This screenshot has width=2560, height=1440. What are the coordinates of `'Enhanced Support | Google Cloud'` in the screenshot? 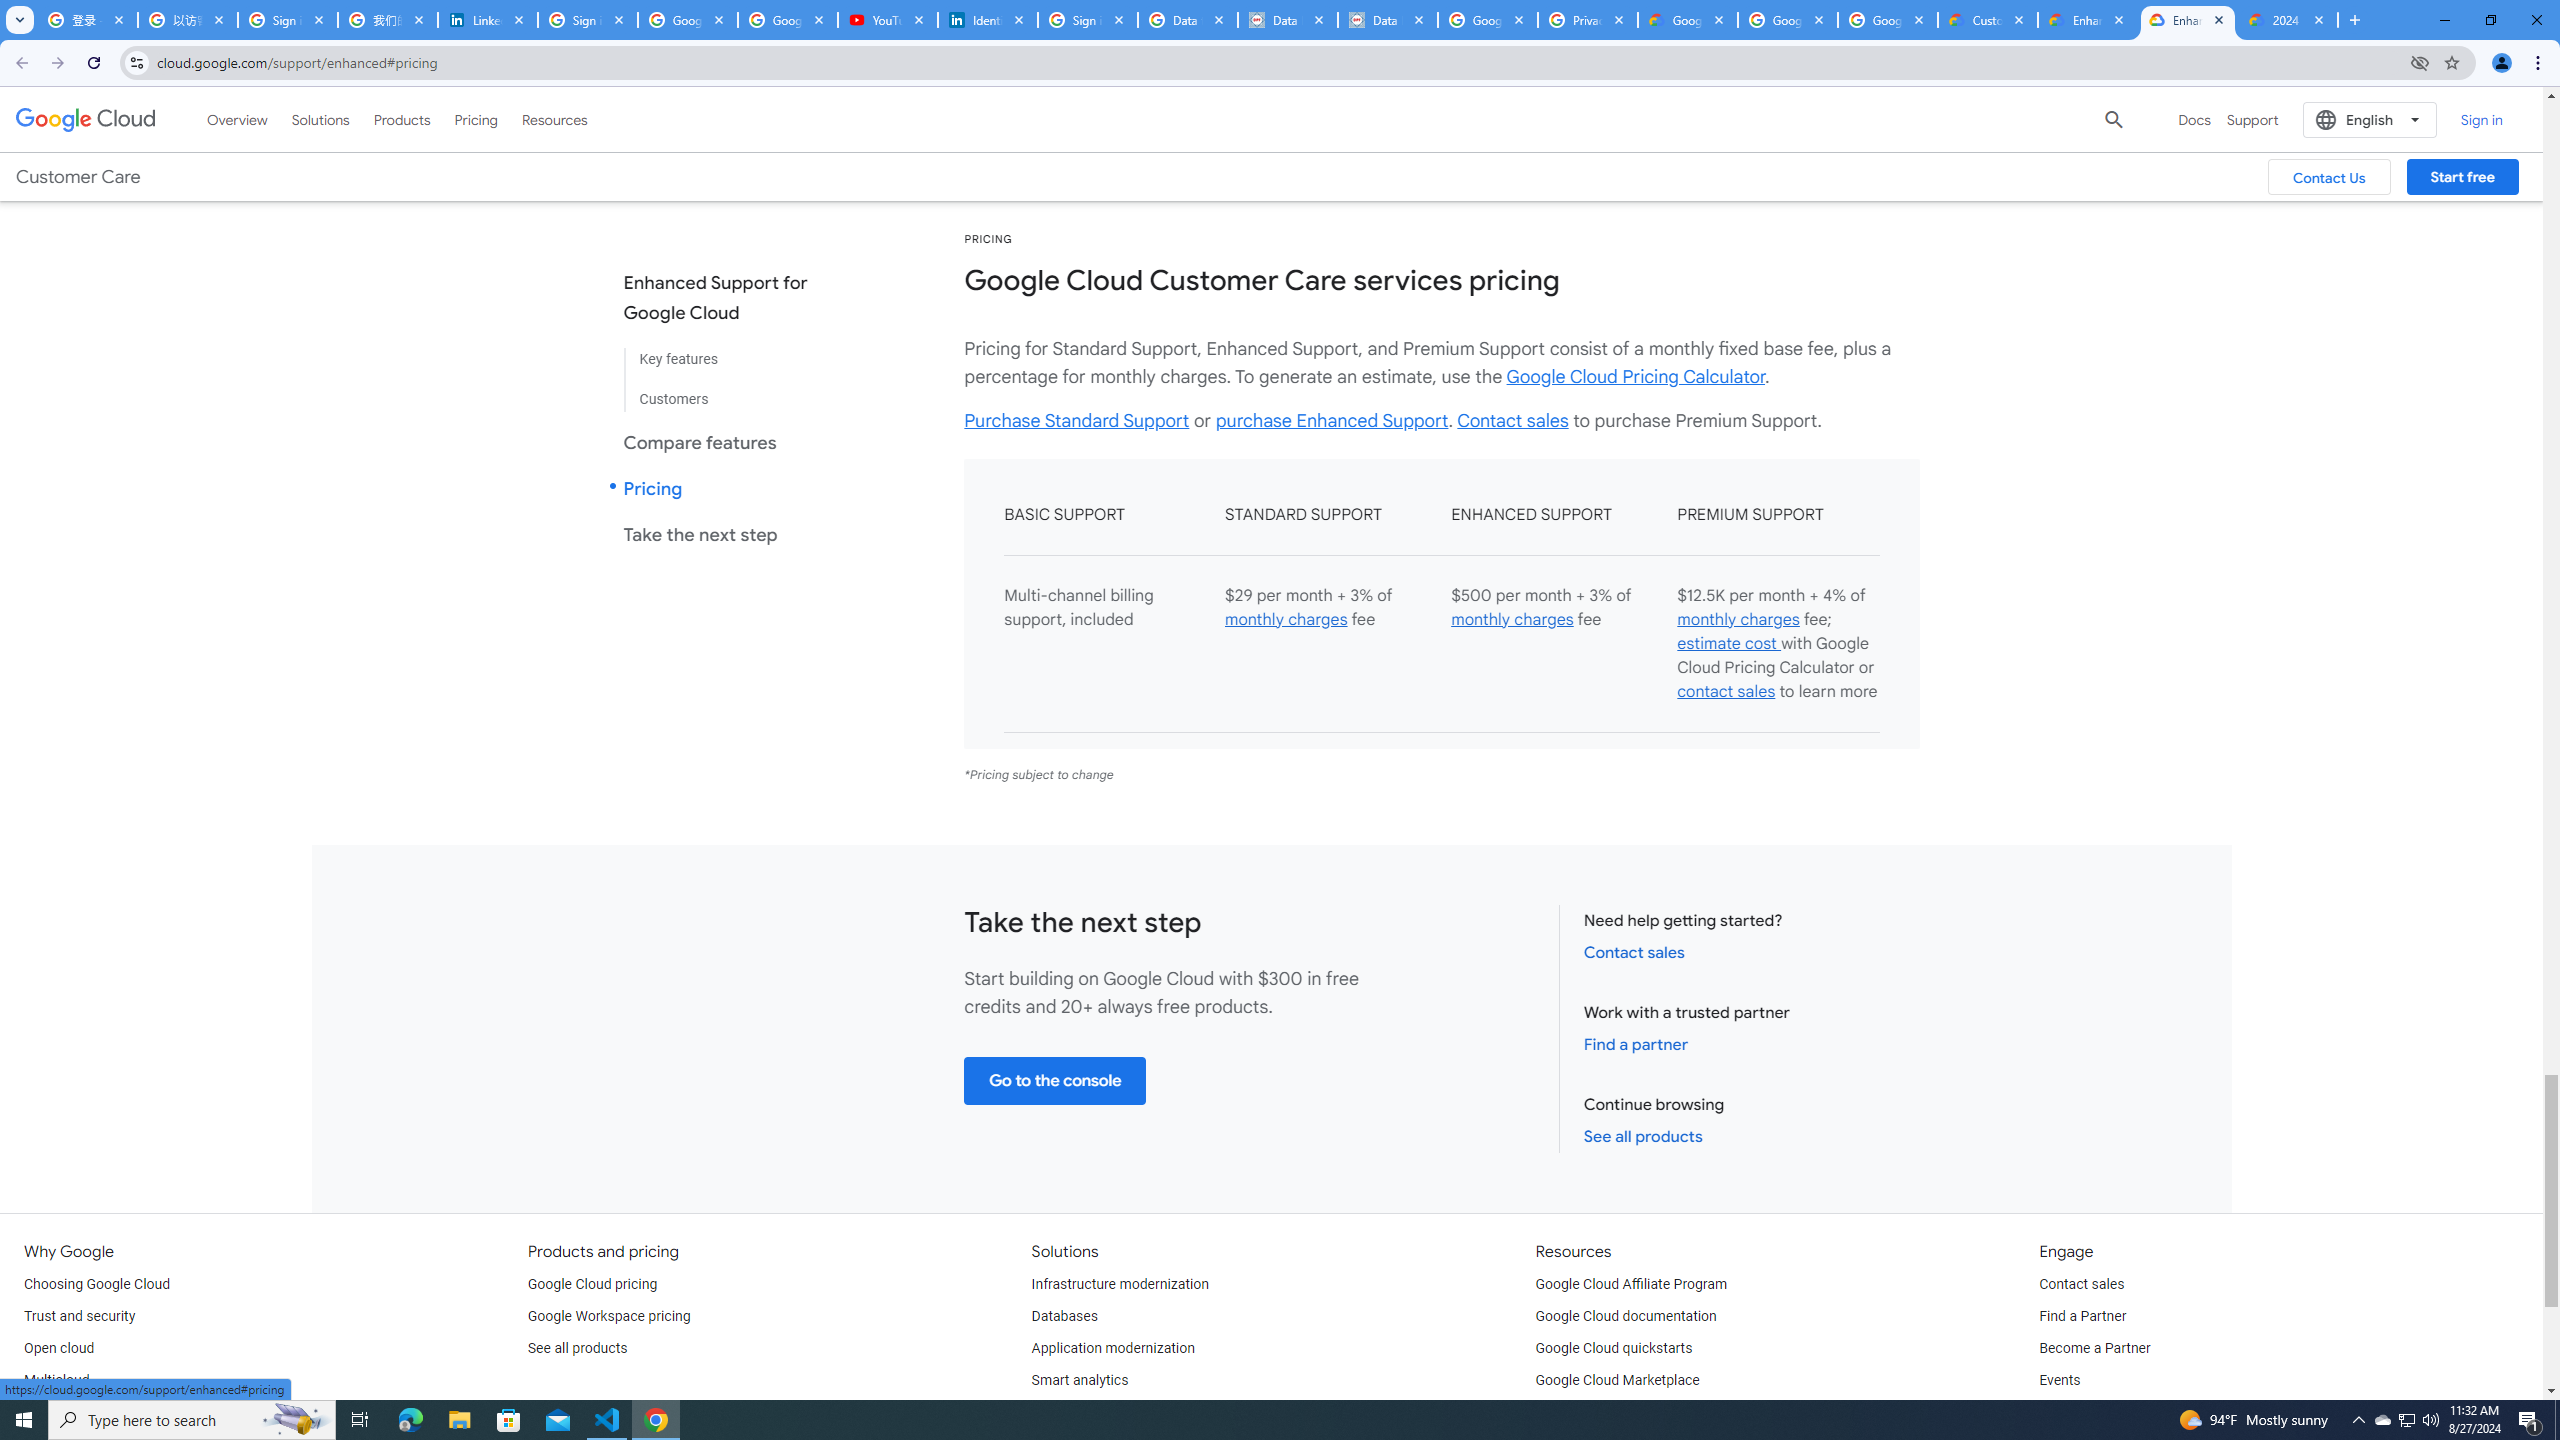 It's located at (2188, 19).